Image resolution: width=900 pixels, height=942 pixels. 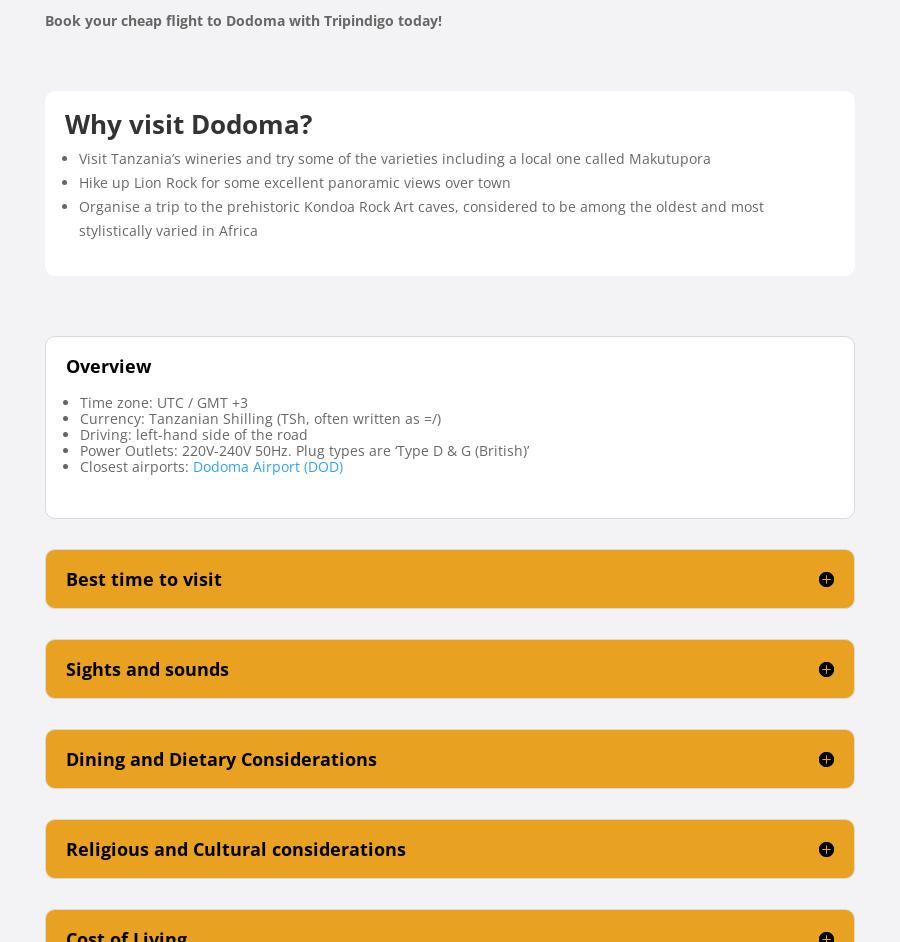 I want to click on 'Visit Tanzania’s wineries and try some of the varieties including a local one called Makutupora', so click(x=395, y=157).